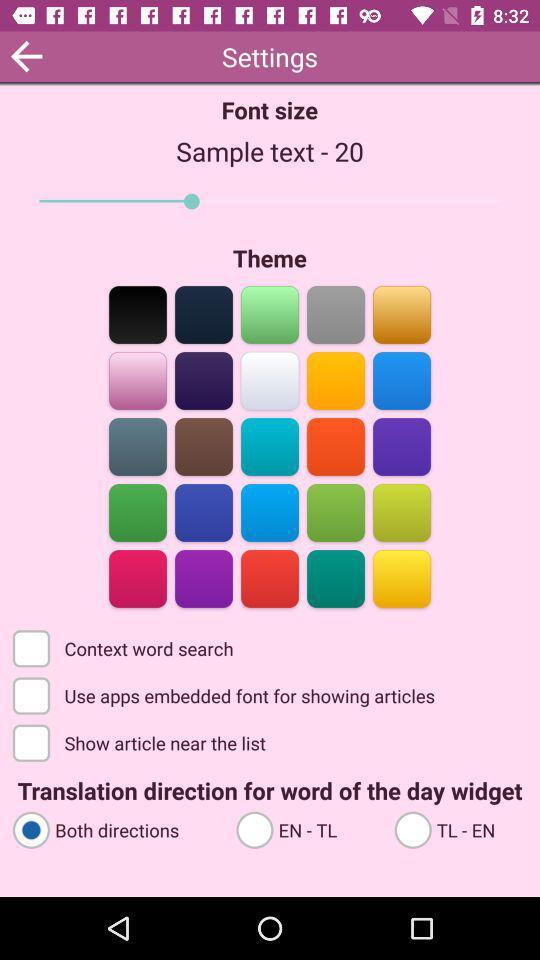 Image resolution: width=540 pixels, height=960 pixels. What do you see at coordinates (335, 577) in the screenshot?
I see `that color as the theme` at bounding box center [335, 577].